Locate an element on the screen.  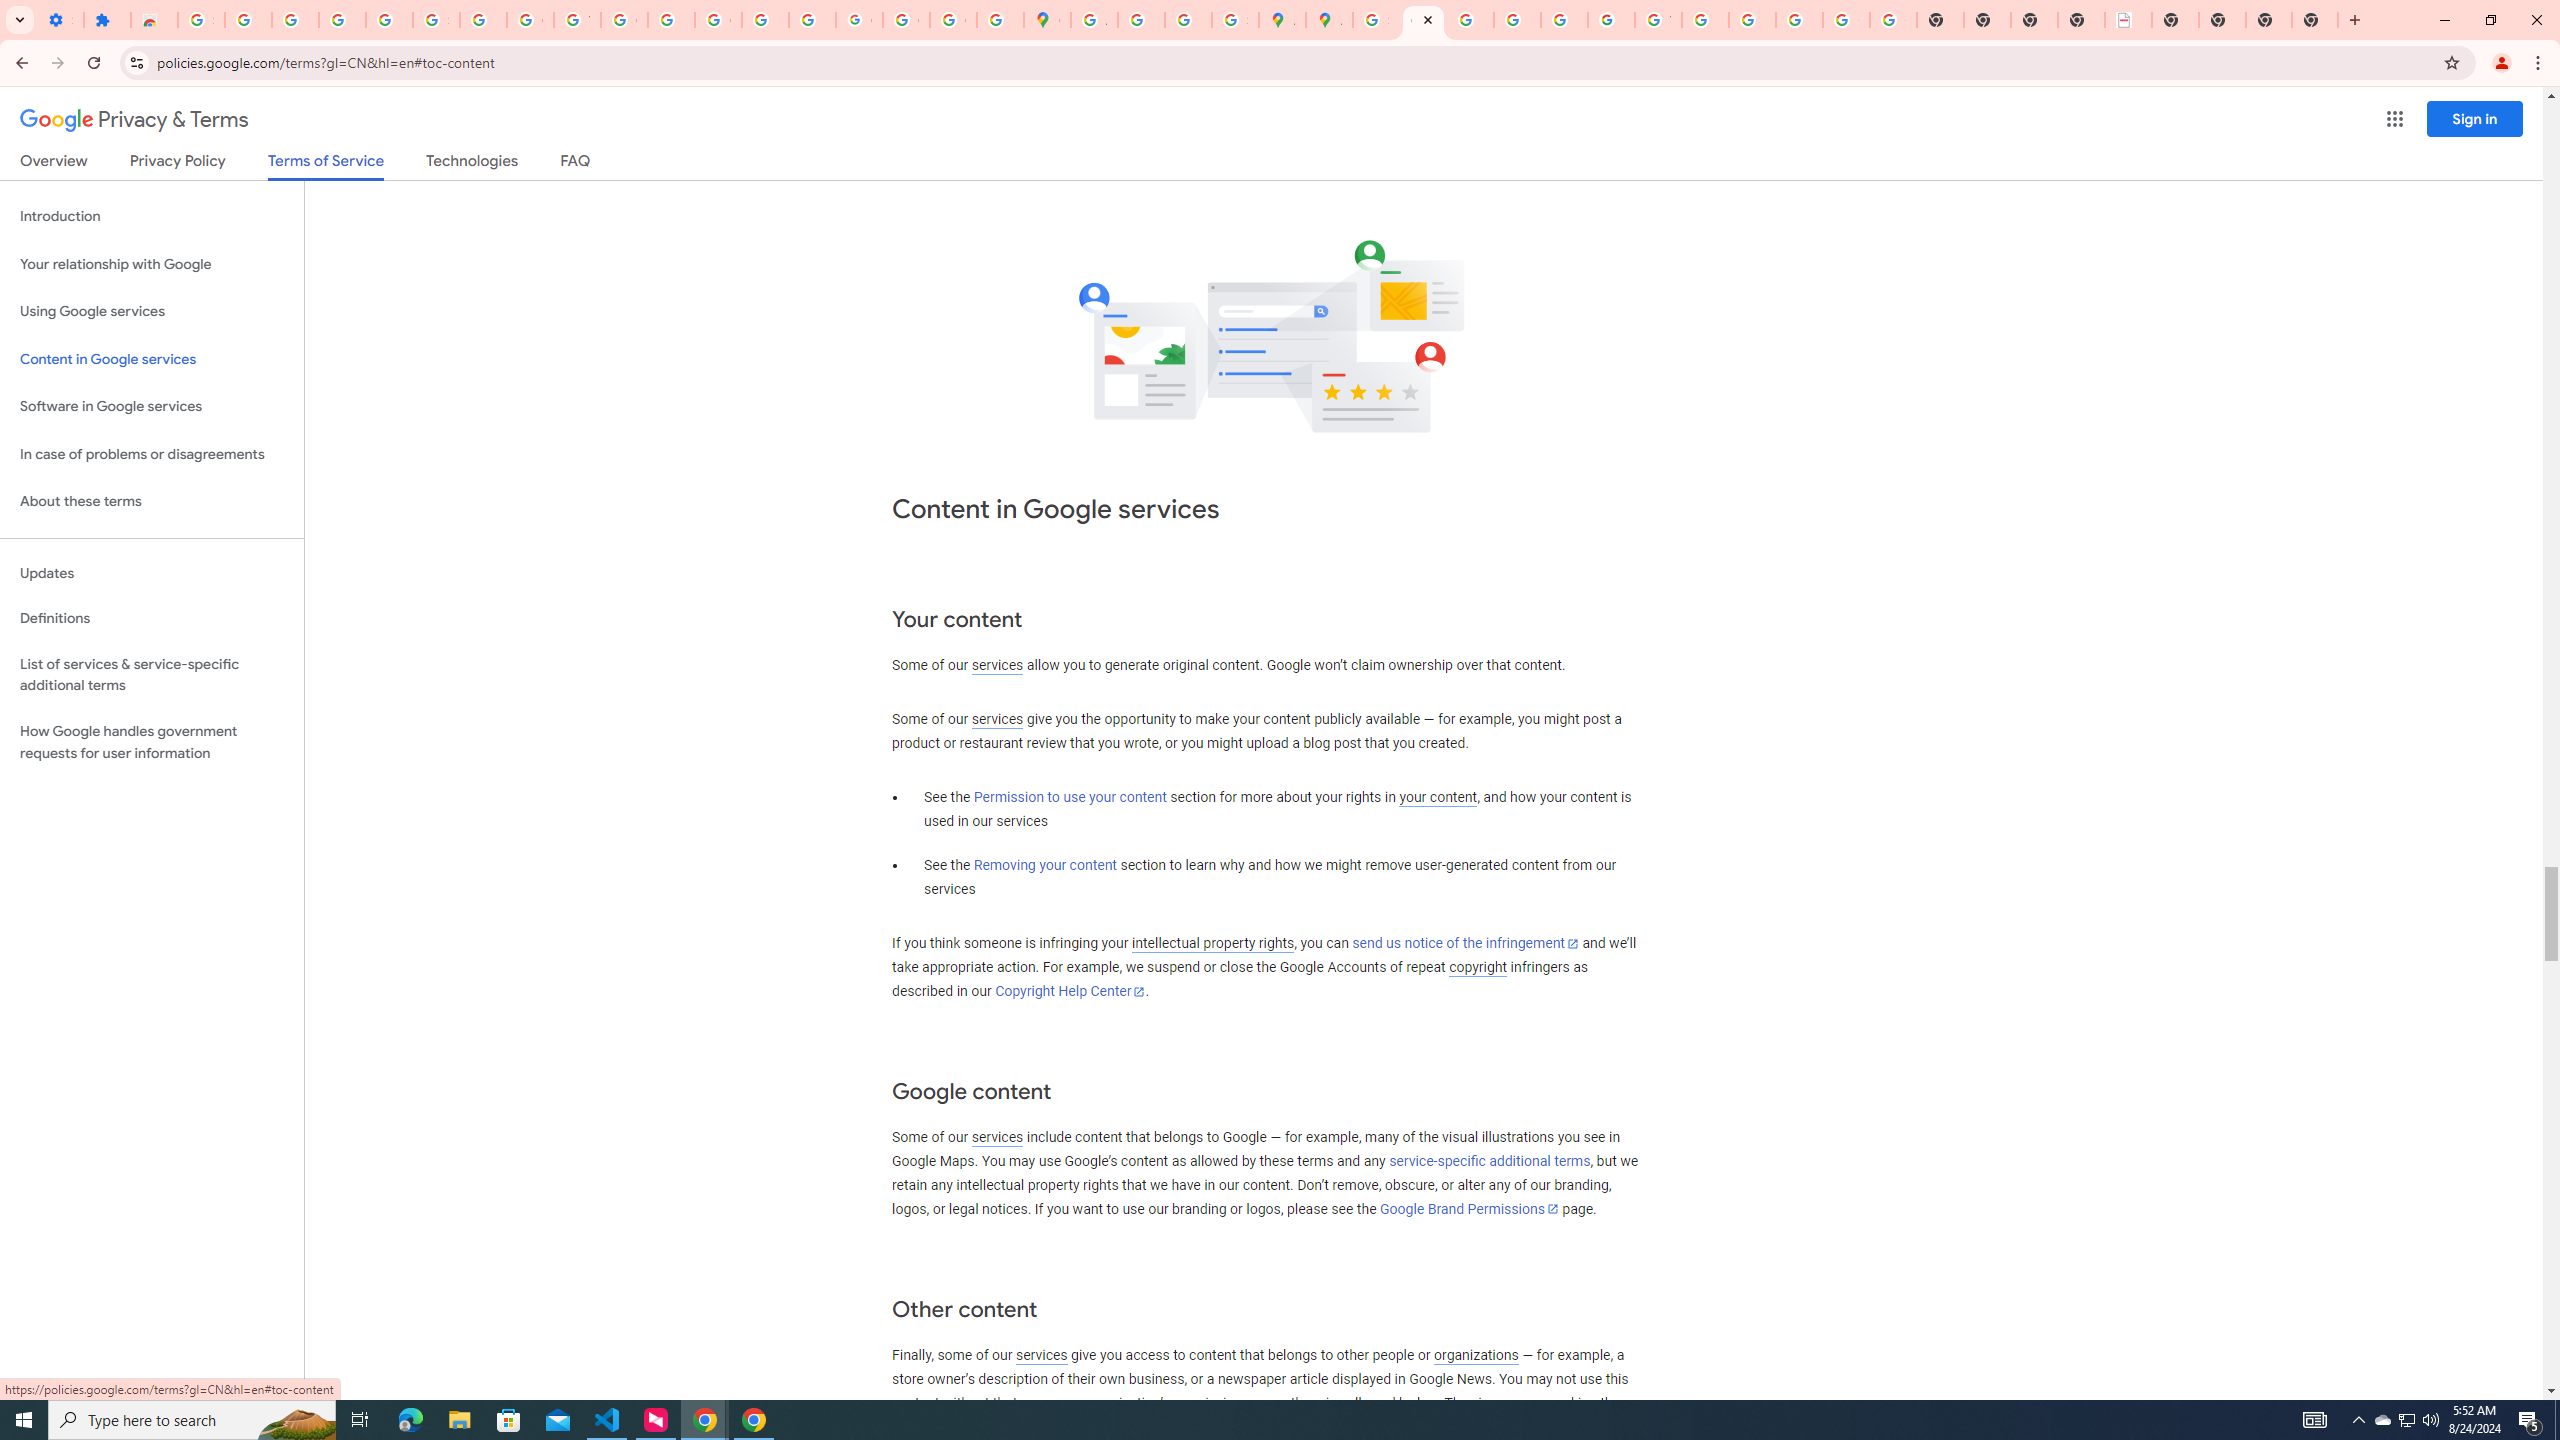
'About these terms' is located at coordinates (151, 501).